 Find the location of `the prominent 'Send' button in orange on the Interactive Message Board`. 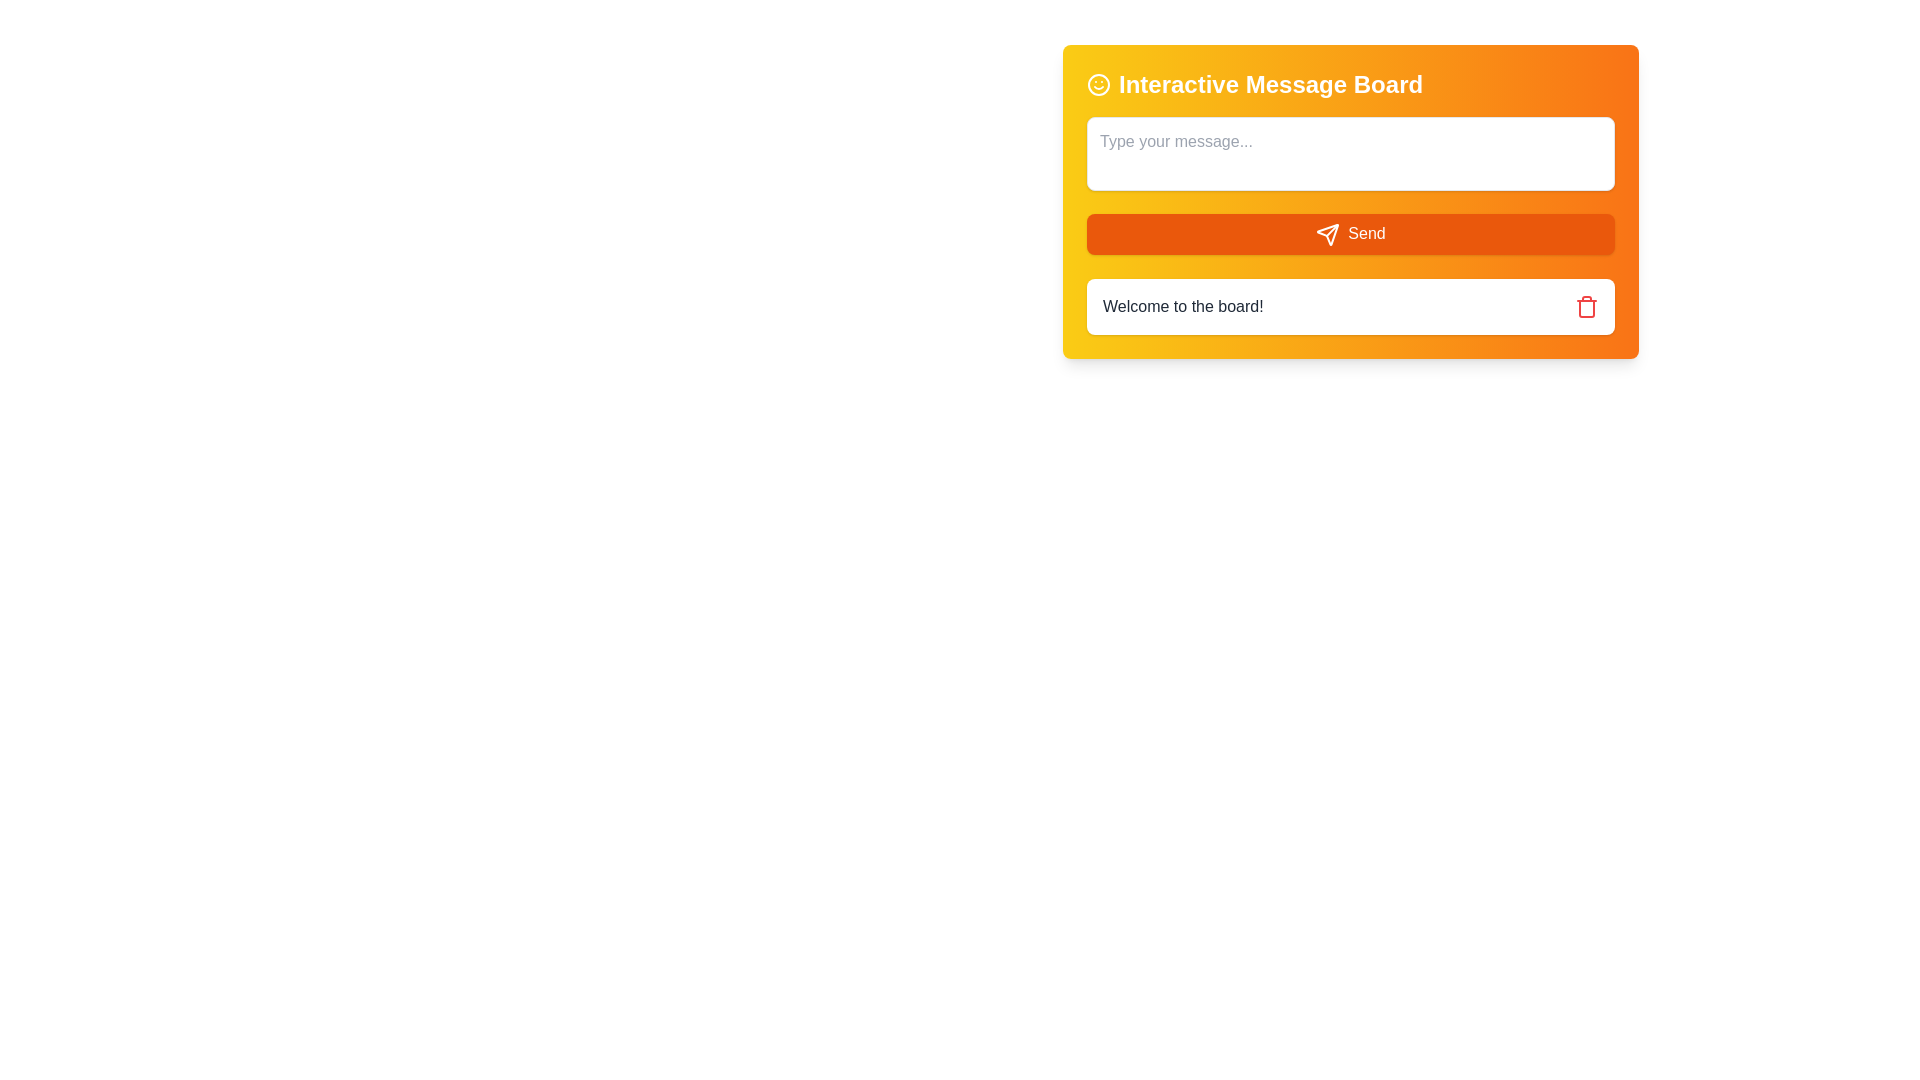

the prominent 'Send' button in orange on the Interactive Message Board is located at coordinates (1350, 219).